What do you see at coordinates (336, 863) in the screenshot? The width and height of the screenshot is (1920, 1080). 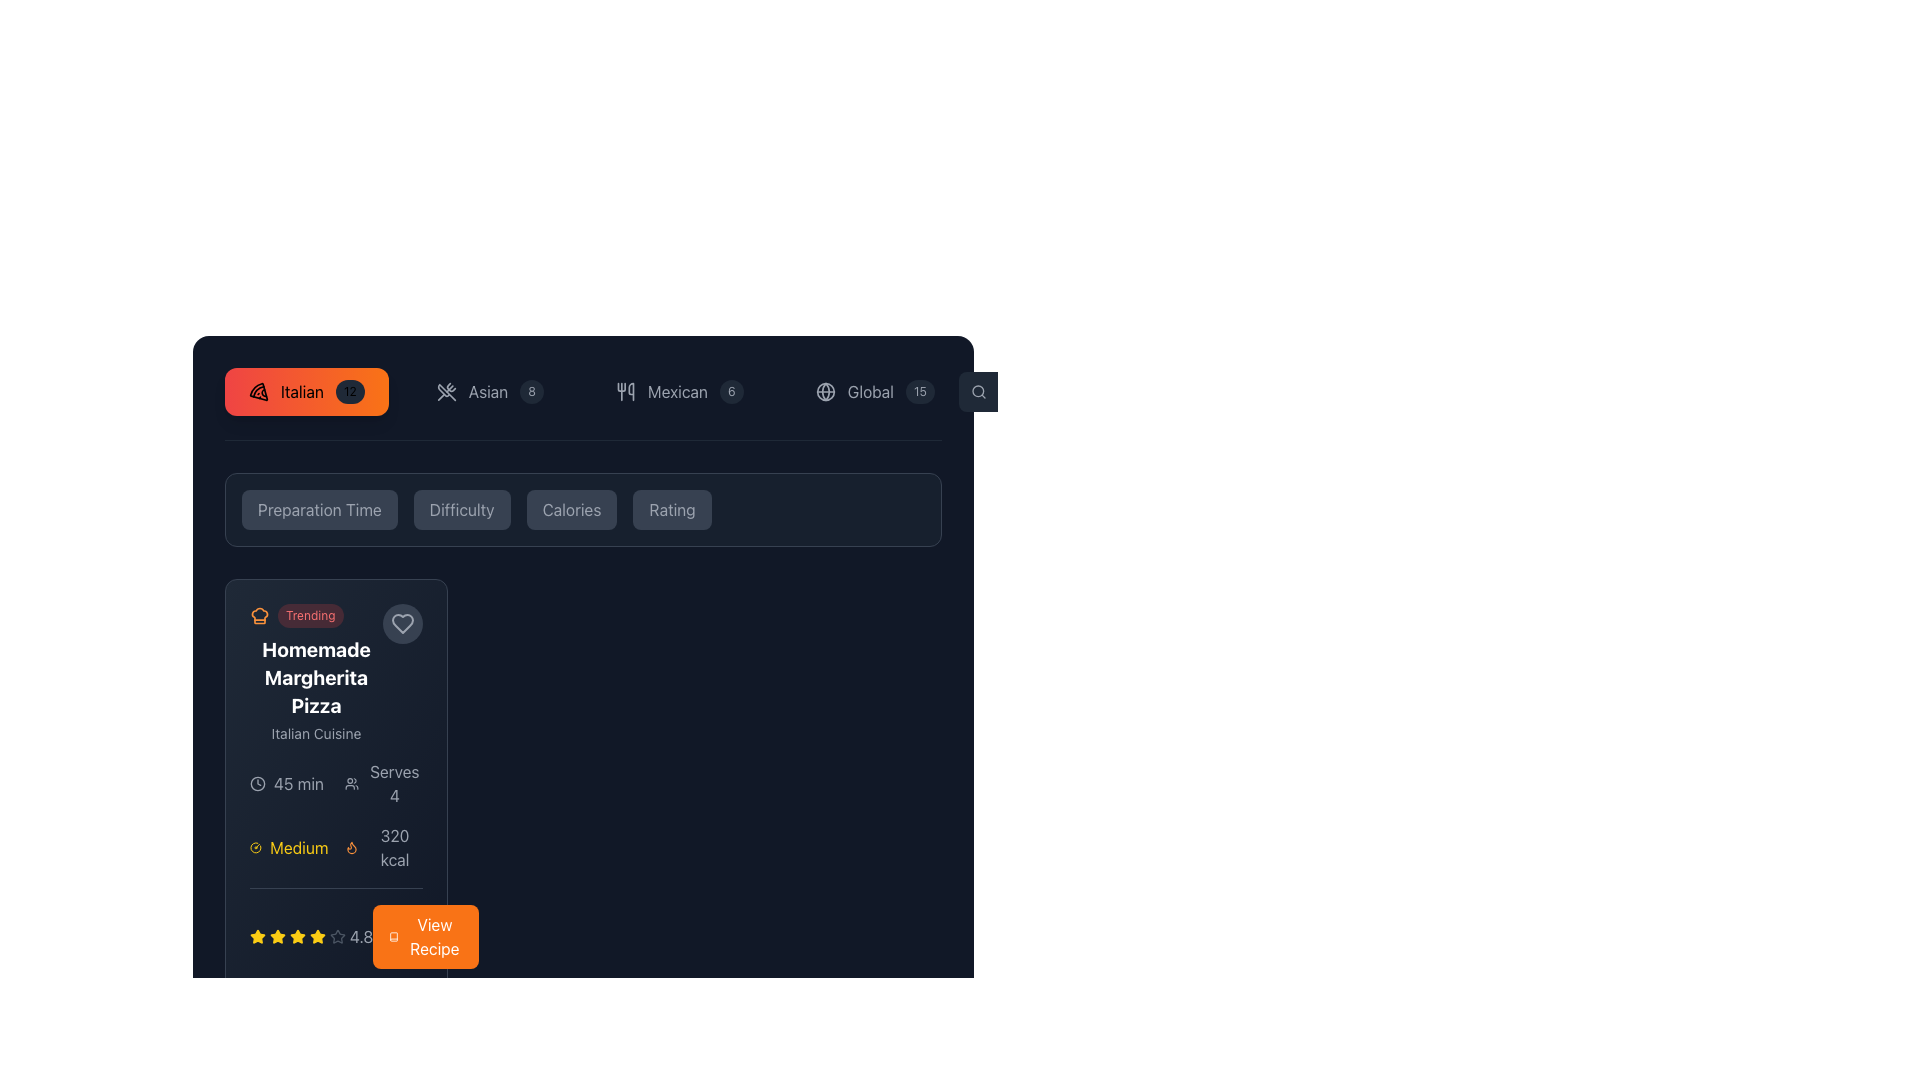 I see `the centrally located Information Display Block within the recipe card` at bounding box center [336, 863].